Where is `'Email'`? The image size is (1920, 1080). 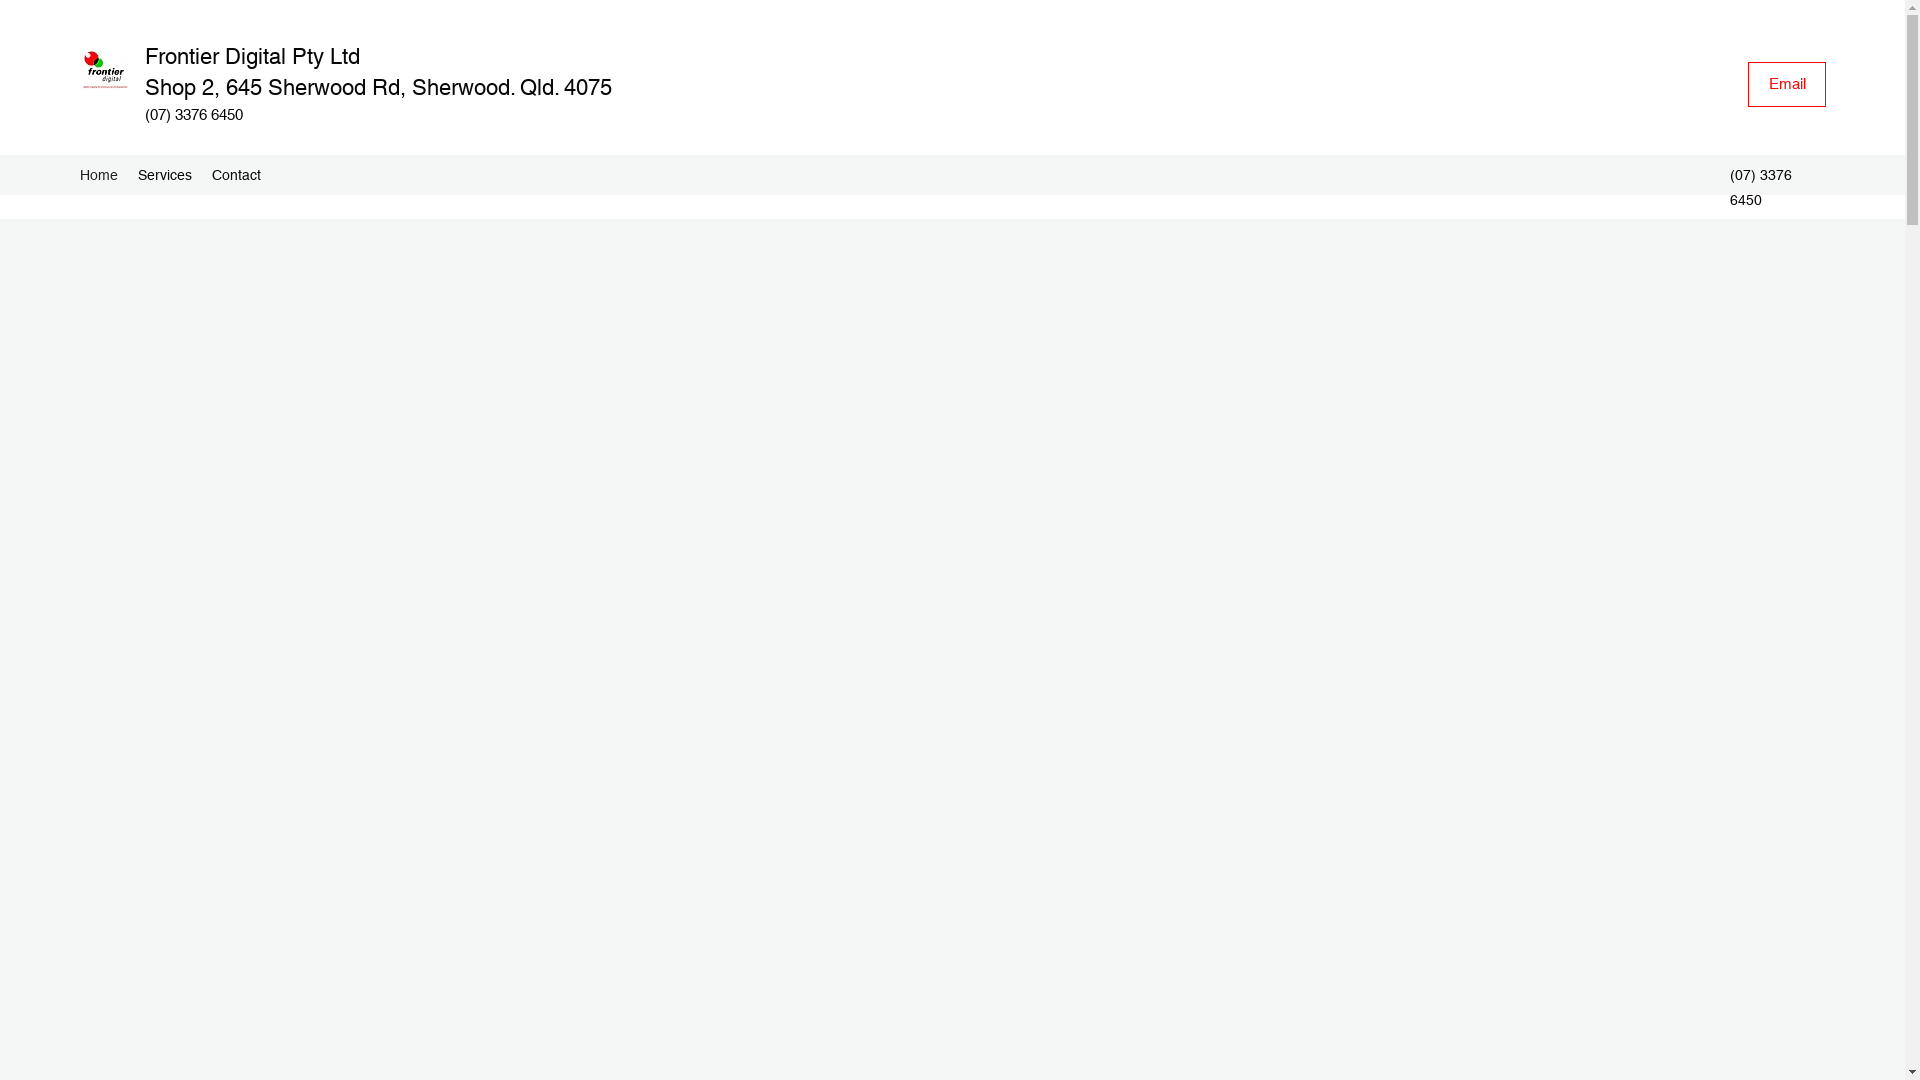
'Email' is located at coordinates (1746, 83).